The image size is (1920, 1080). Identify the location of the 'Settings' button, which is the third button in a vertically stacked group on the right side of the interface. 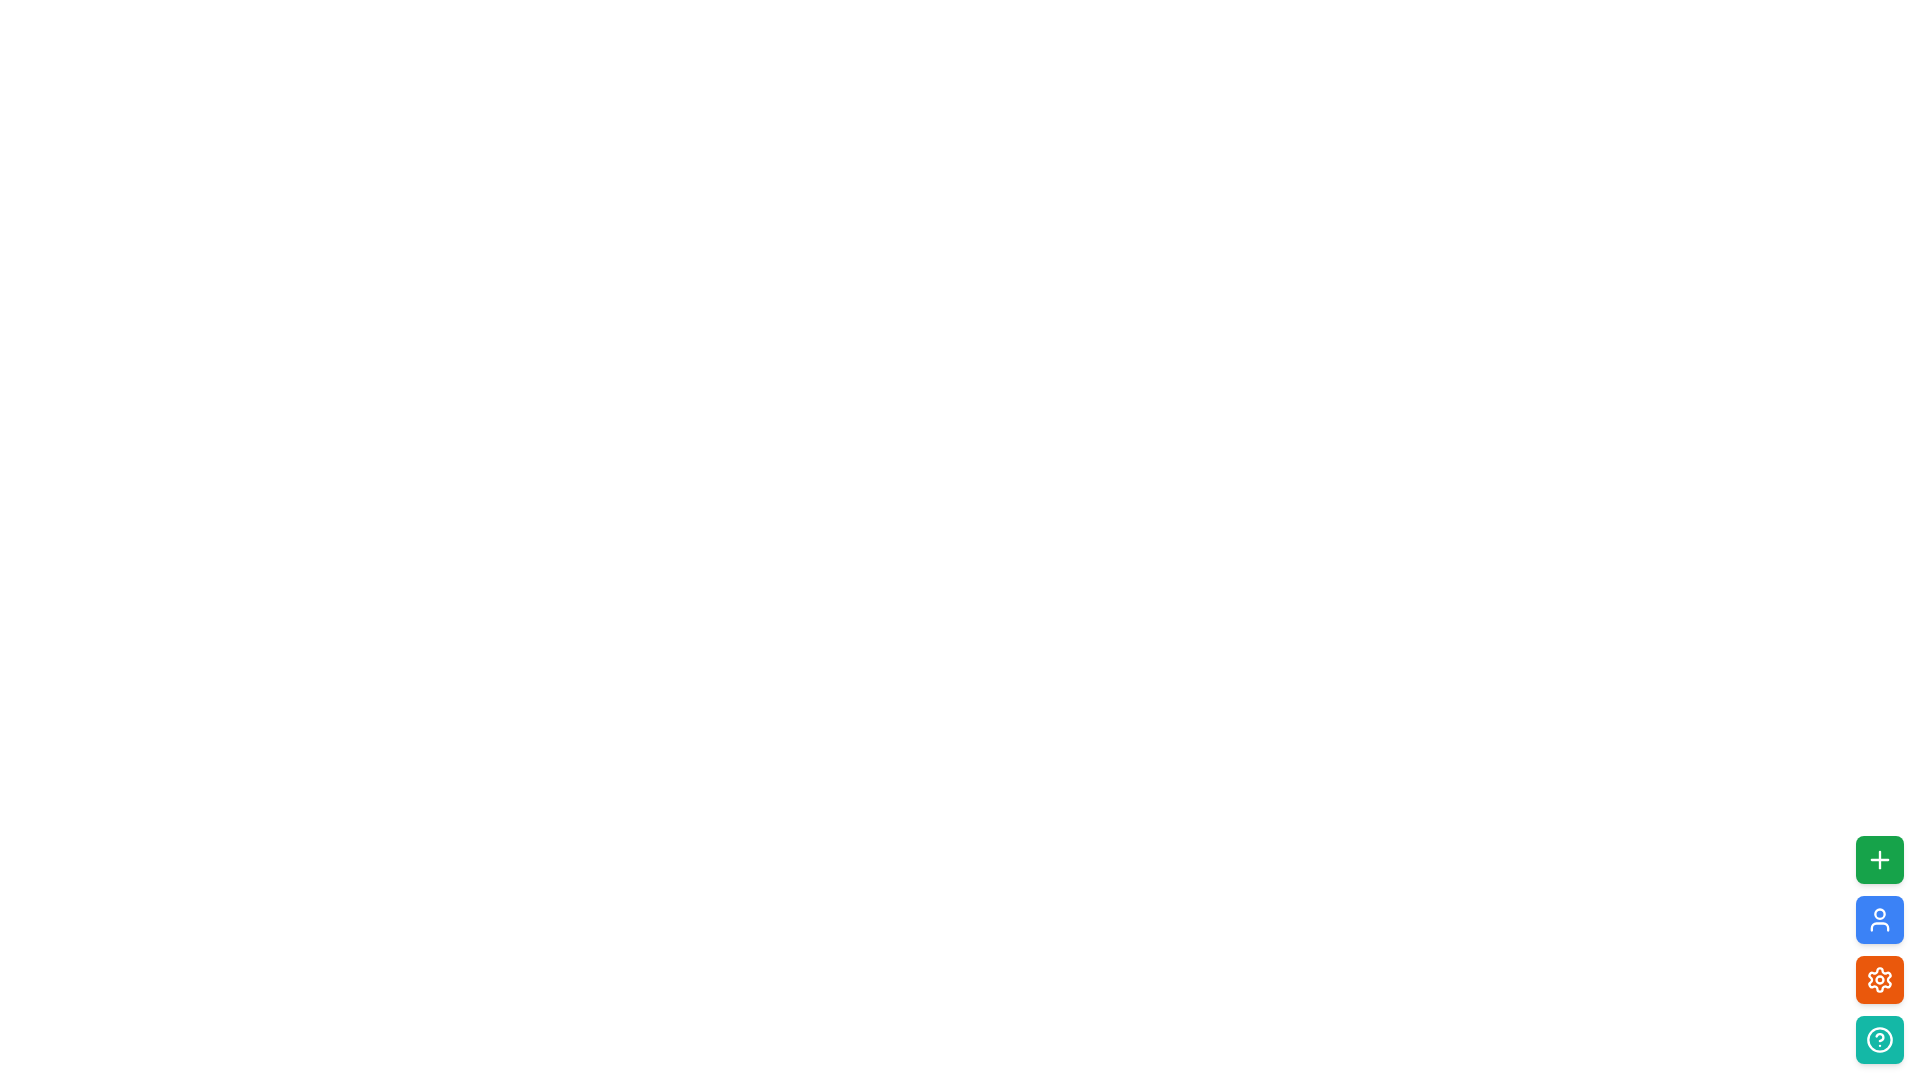
(1879, 978).